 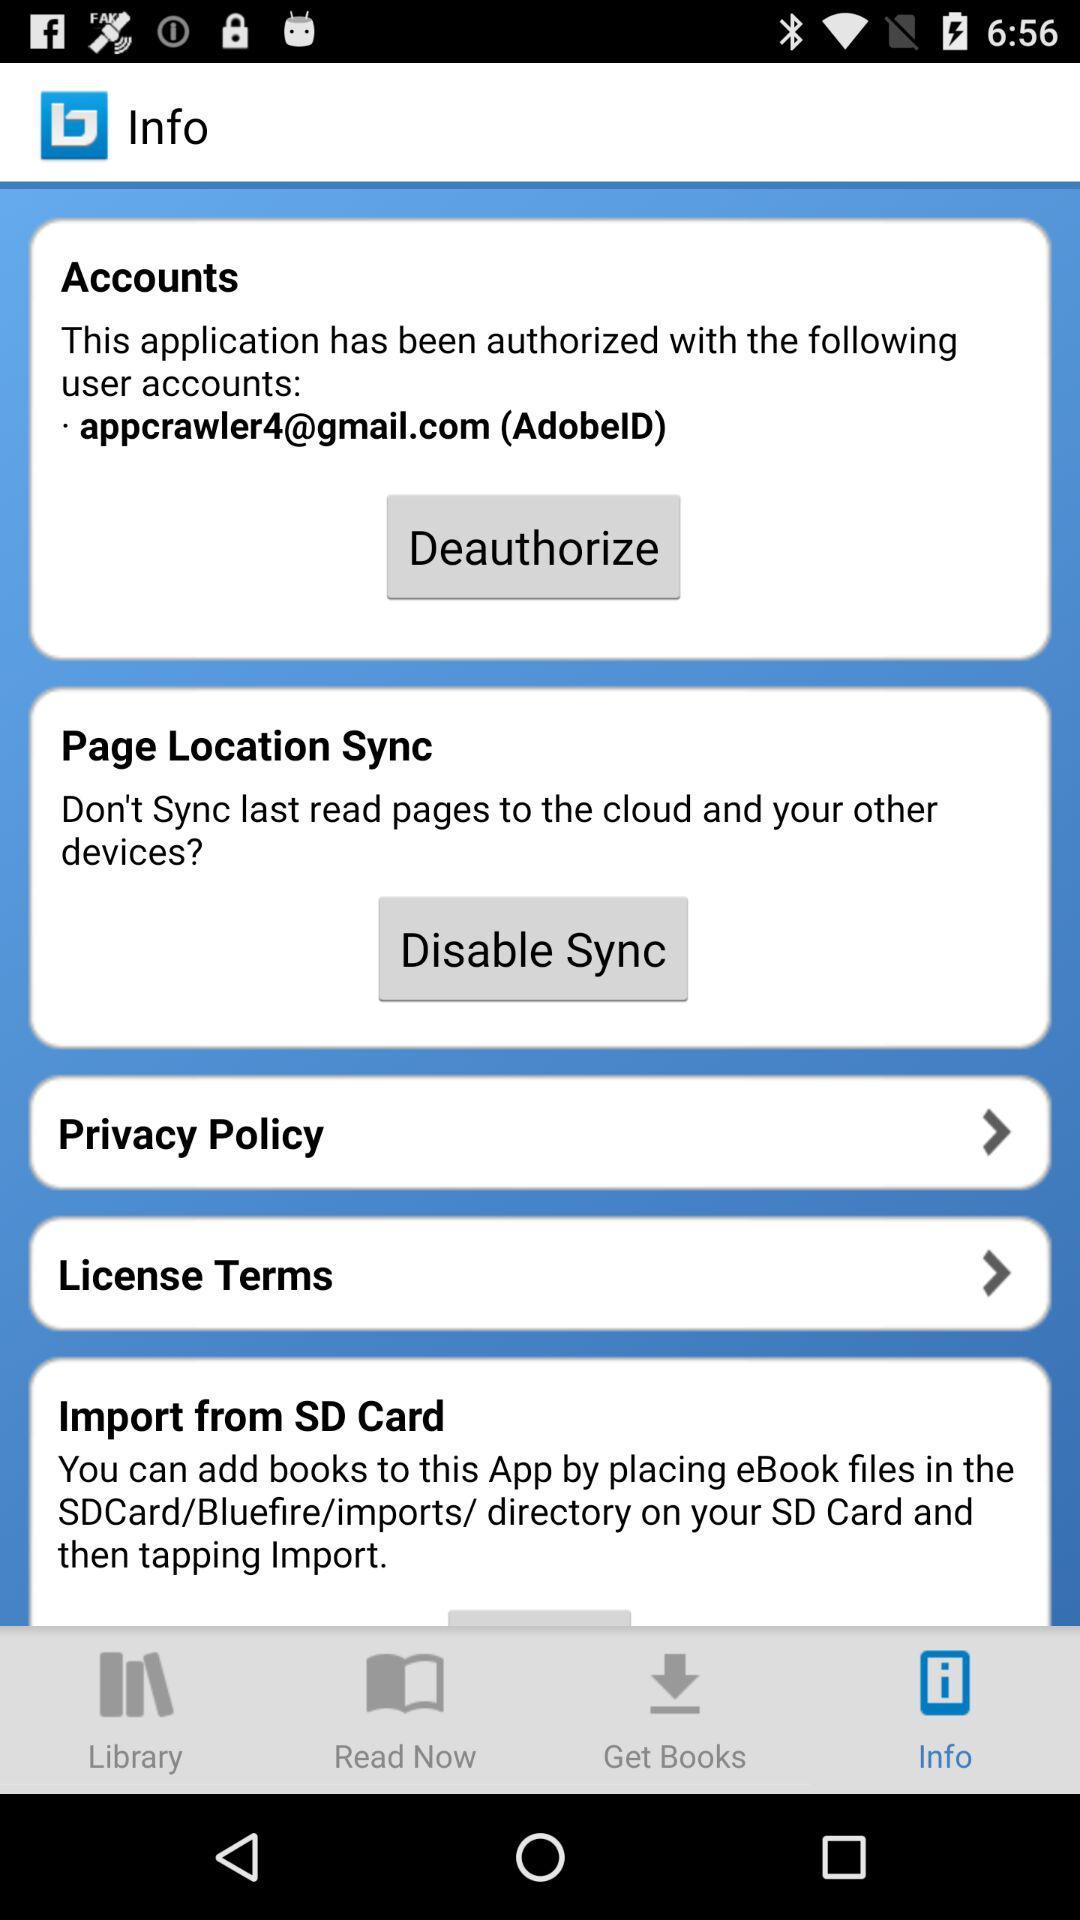 What do you see at coordinates (945, 1708) in the screenshot?
I see `info option` at bounding box center [945, 1708].